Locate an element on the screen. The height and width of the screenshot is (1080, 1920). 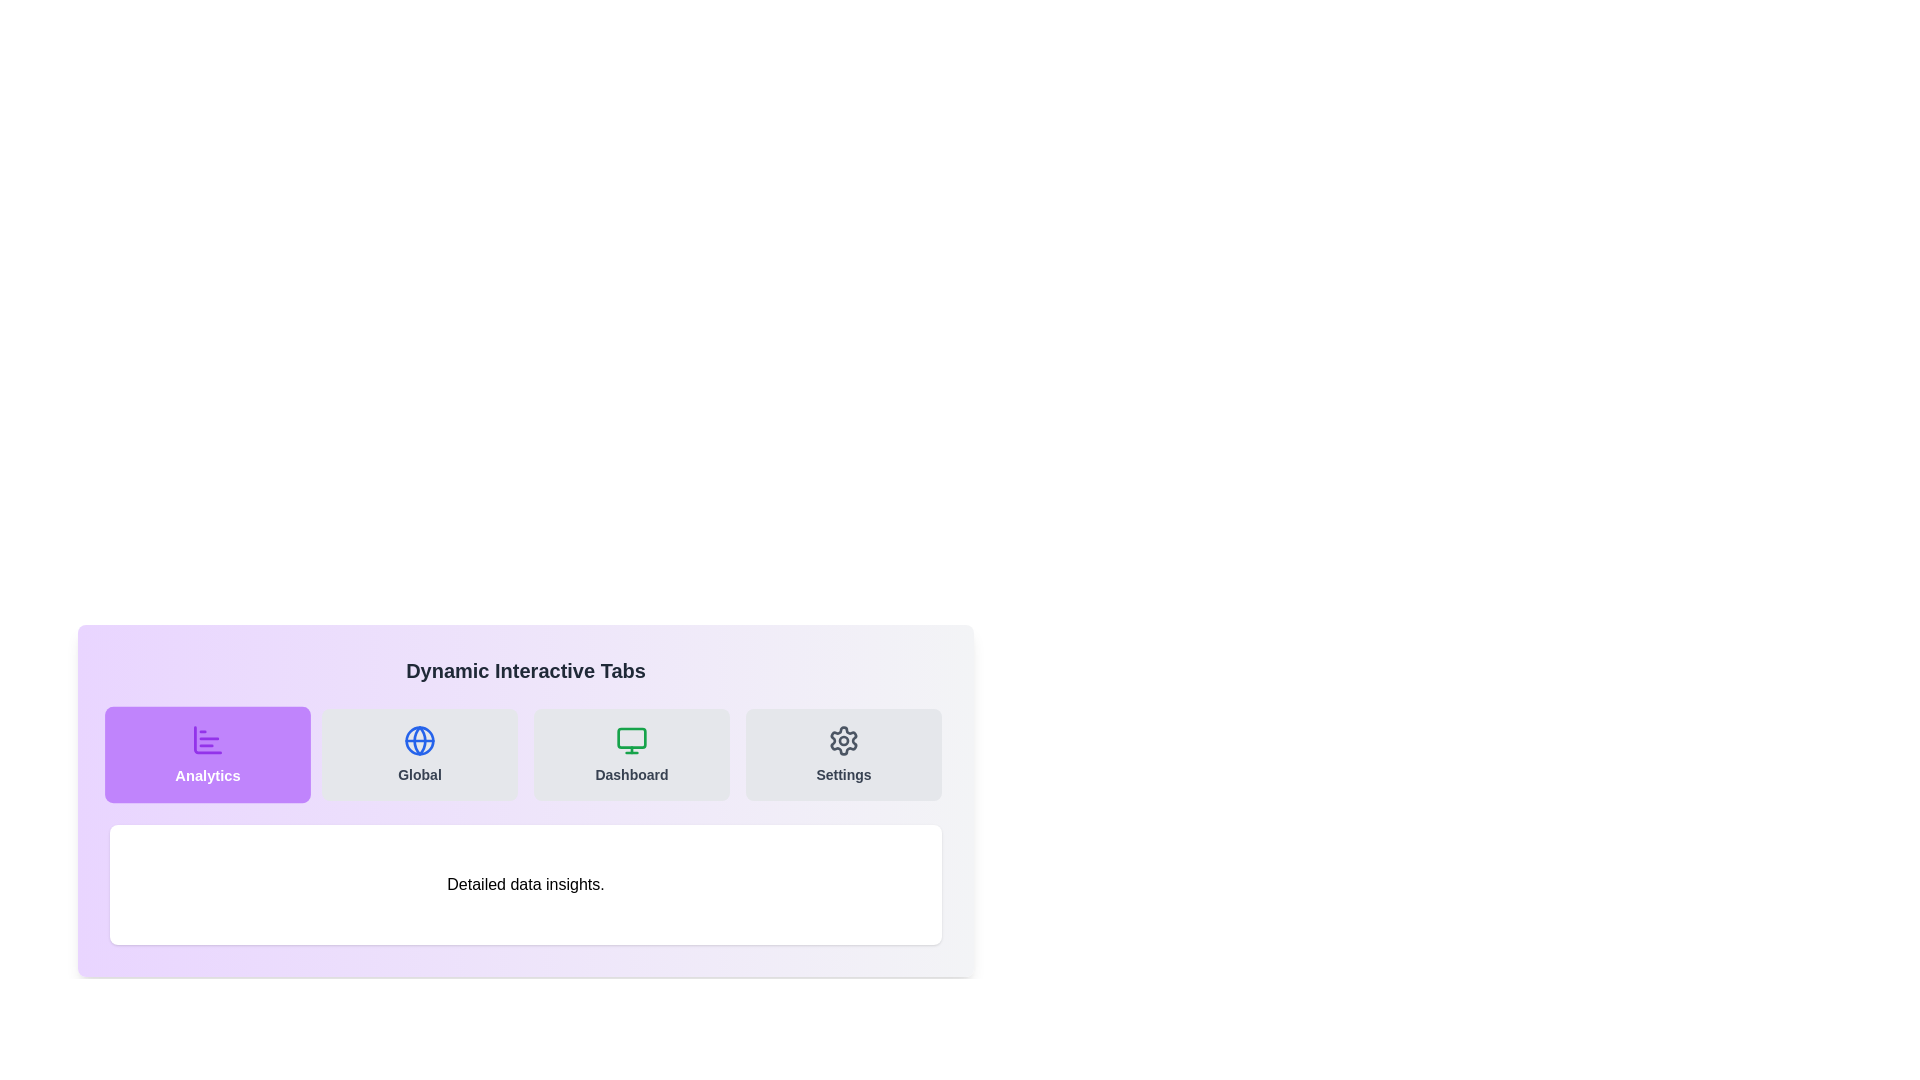
text label 'Analytics' located below the icon on the purple rectangular button is located at coordinates (207, 774).